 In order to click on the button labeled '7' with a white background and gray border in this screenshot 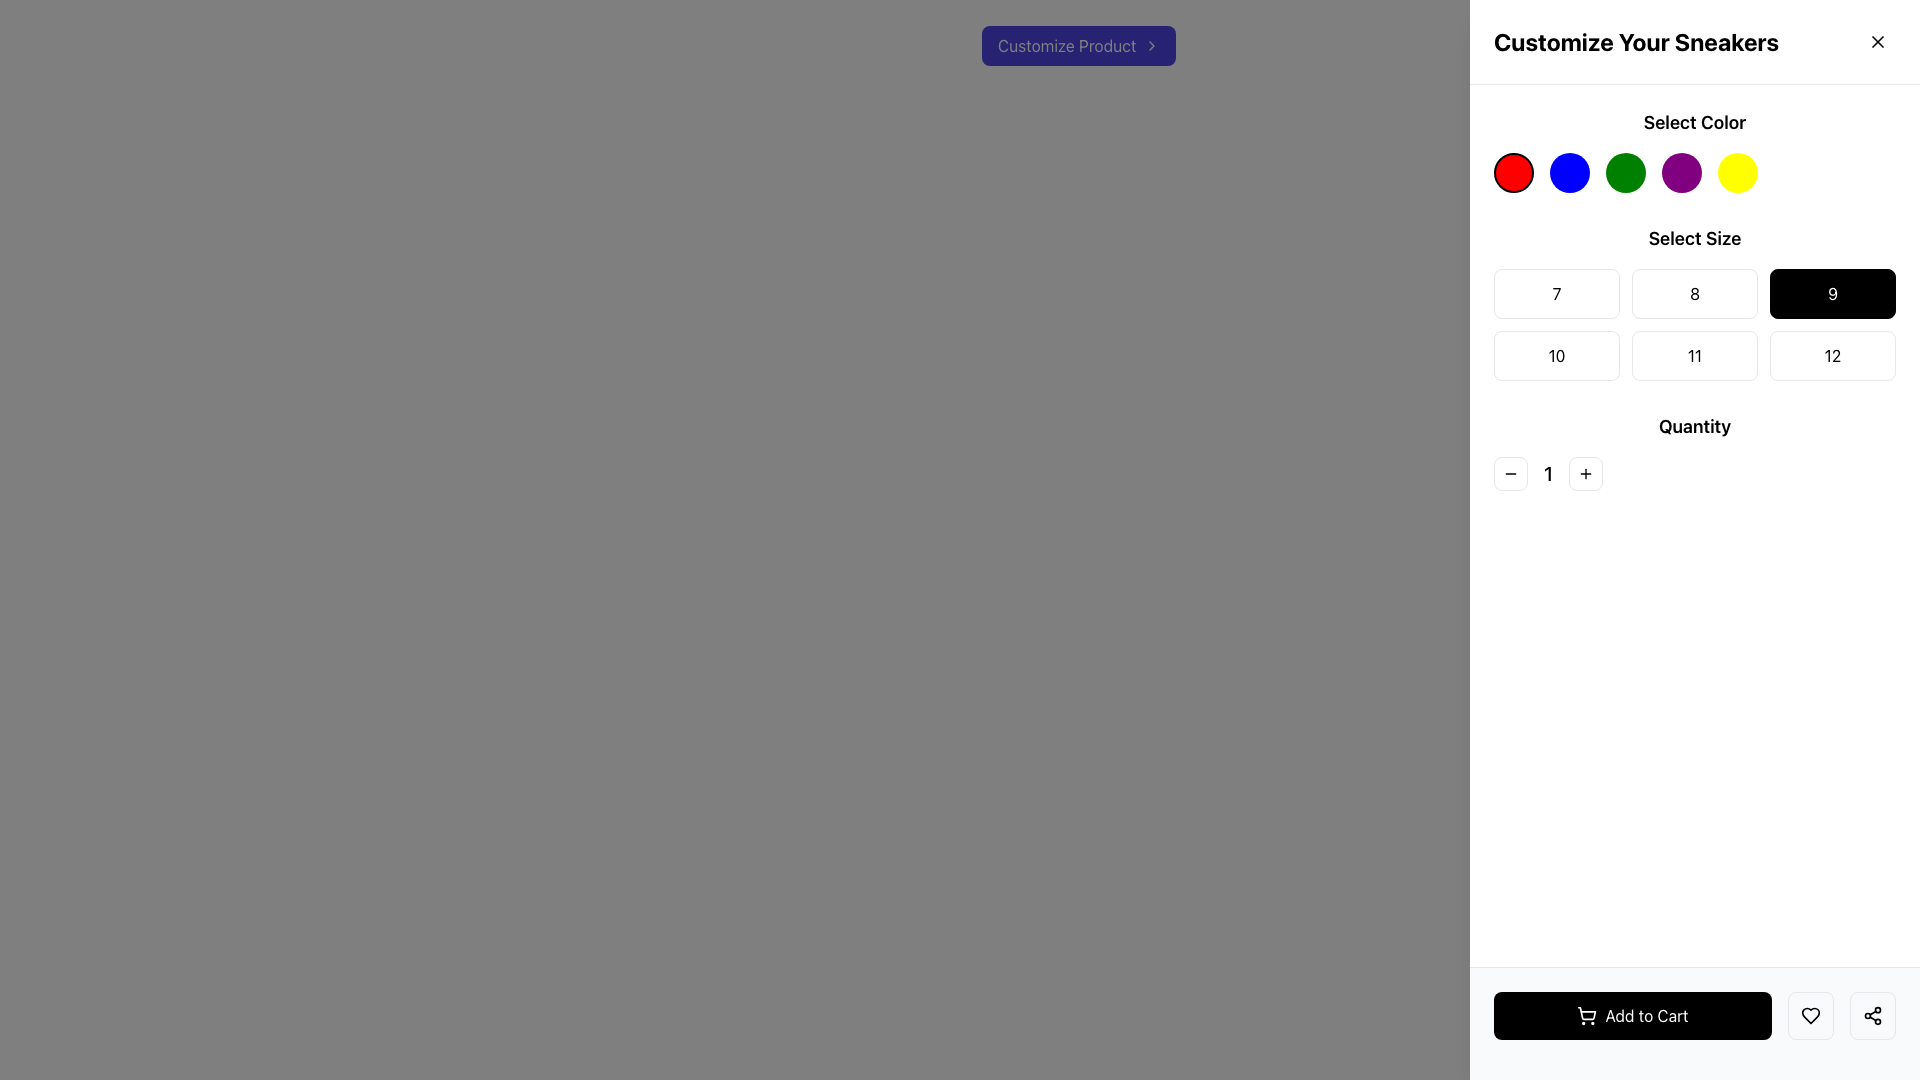, I will do `click(1555, 293)`.